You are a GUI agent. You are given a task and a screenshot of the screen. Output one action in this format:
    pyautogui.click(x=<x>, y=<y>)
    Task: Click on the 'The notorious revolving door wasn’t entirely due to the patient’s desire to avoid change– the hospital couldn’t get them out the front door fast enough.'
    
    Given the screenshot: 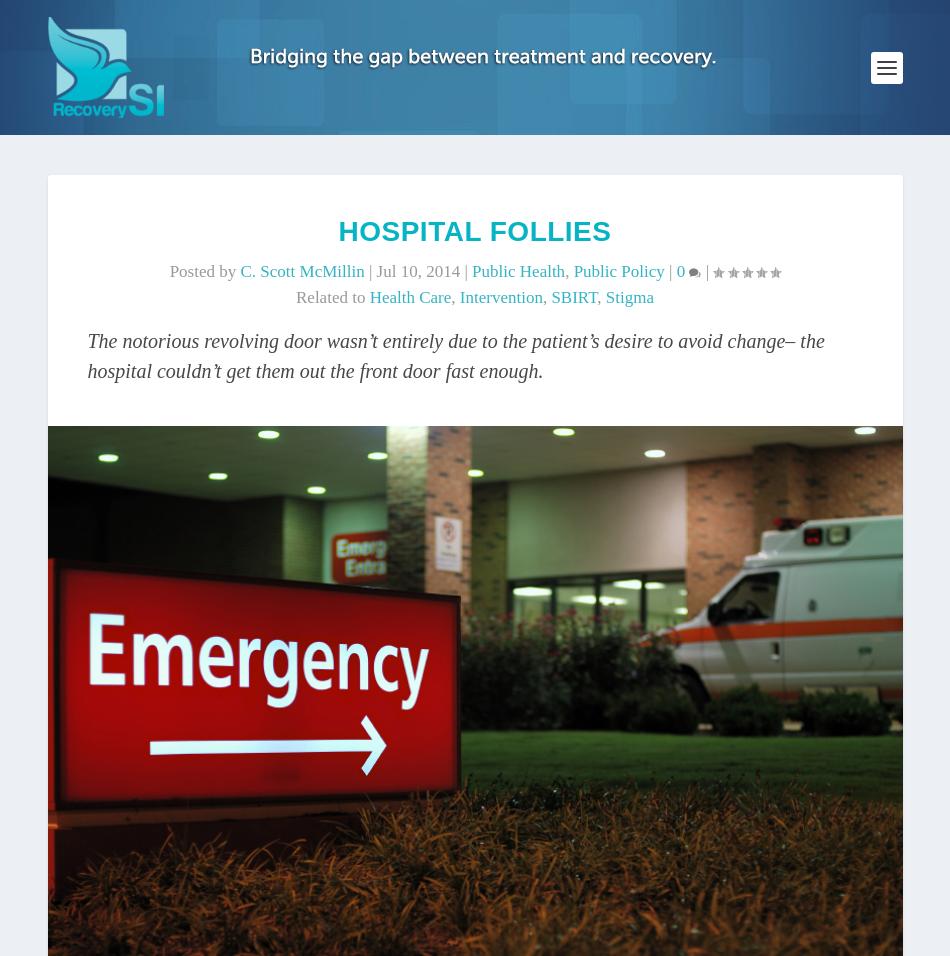 What is the action you would take?
    pyautogui.click(x=454, y=353)
    